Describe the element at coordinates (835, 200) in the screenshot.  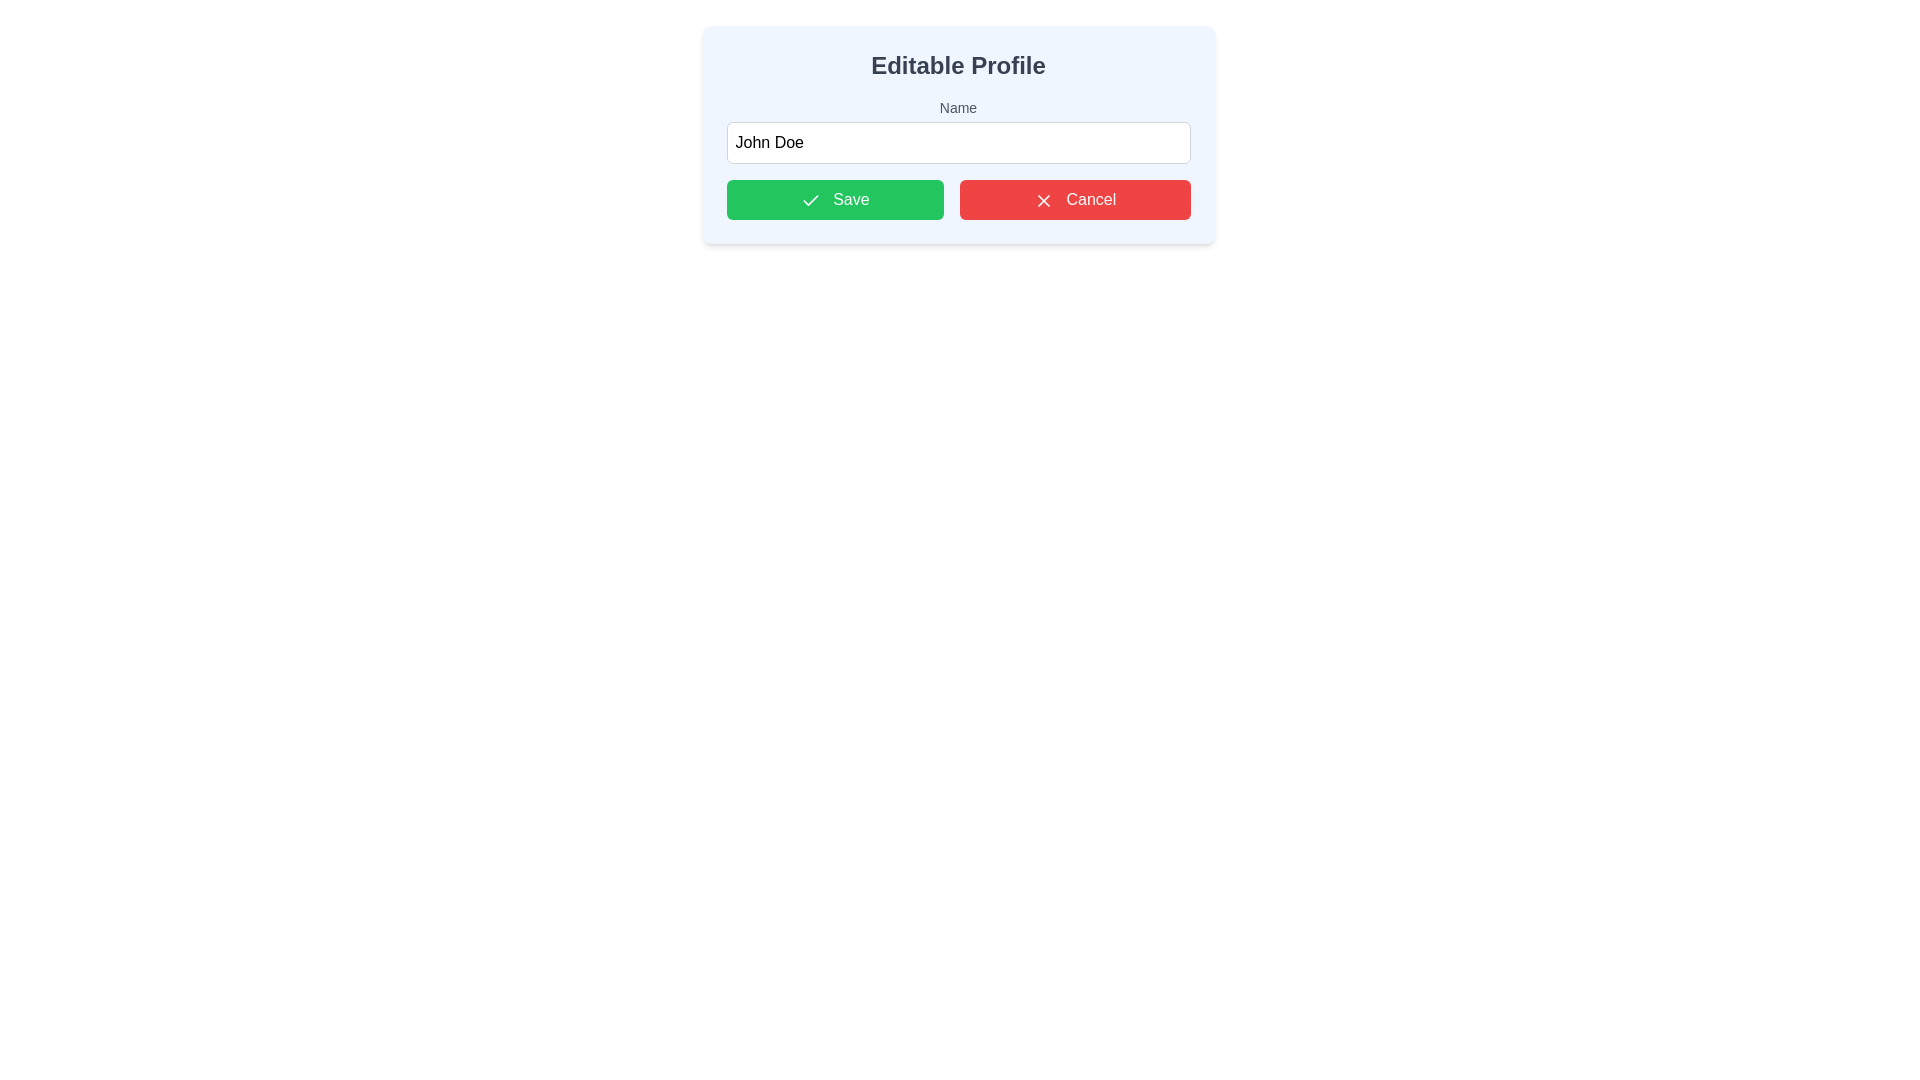
I see `the green rectangular 'Save' button with a white checkmark icon, located as the leftmost button in the group below the 'Name' text input field` at that location.